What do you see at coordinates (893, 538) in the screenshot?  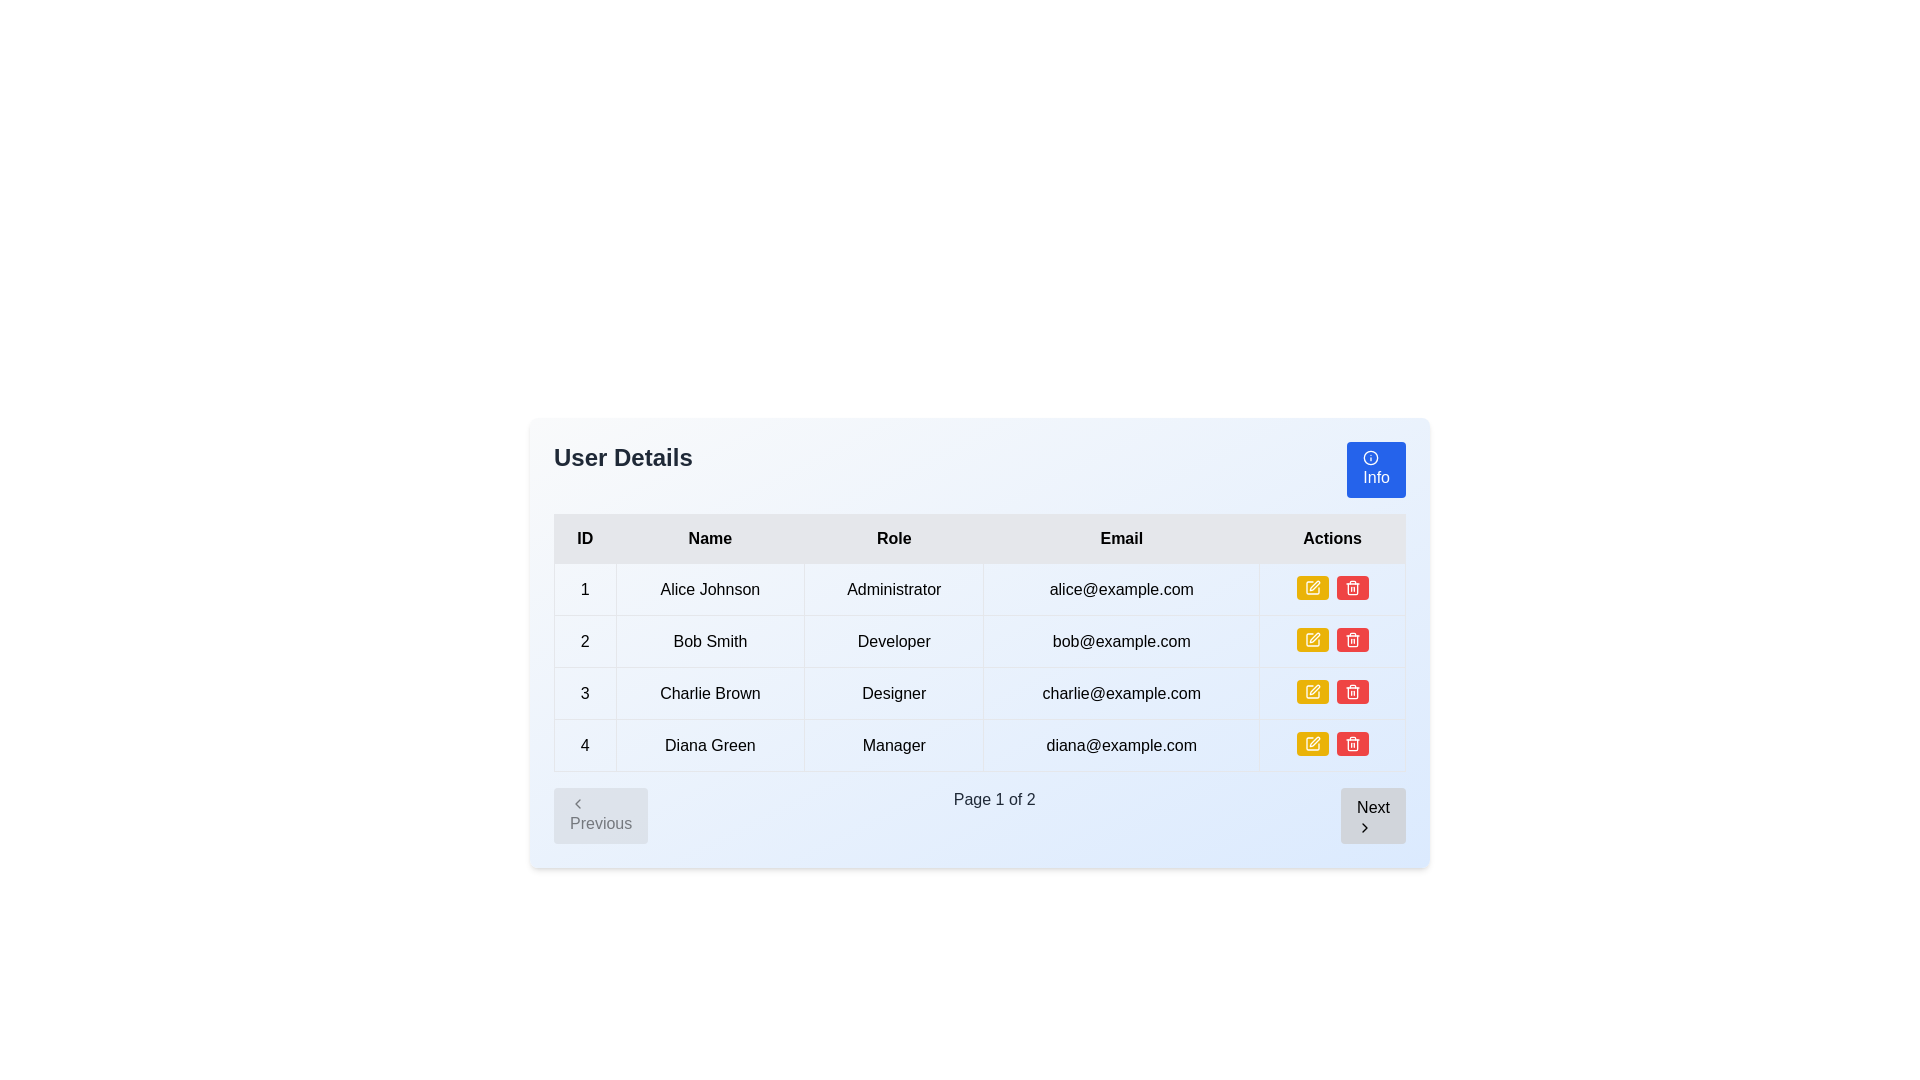 I see `the 'Role' column header in the table, which indicates the data underneath corresponds to user roles` at bounding box center [893, 538].